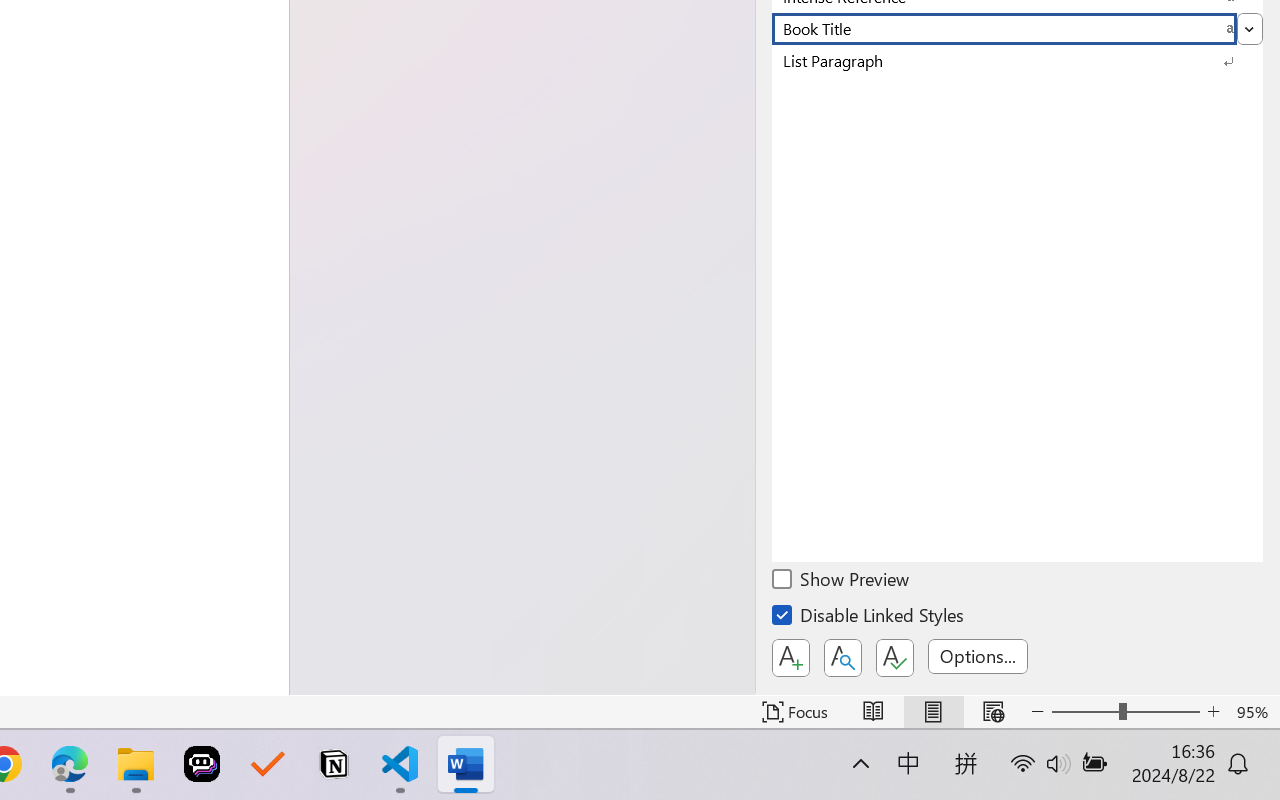  Describe the element at coordinates (1017, 28) in the screenshot. I see `'Book Title'` at that location.